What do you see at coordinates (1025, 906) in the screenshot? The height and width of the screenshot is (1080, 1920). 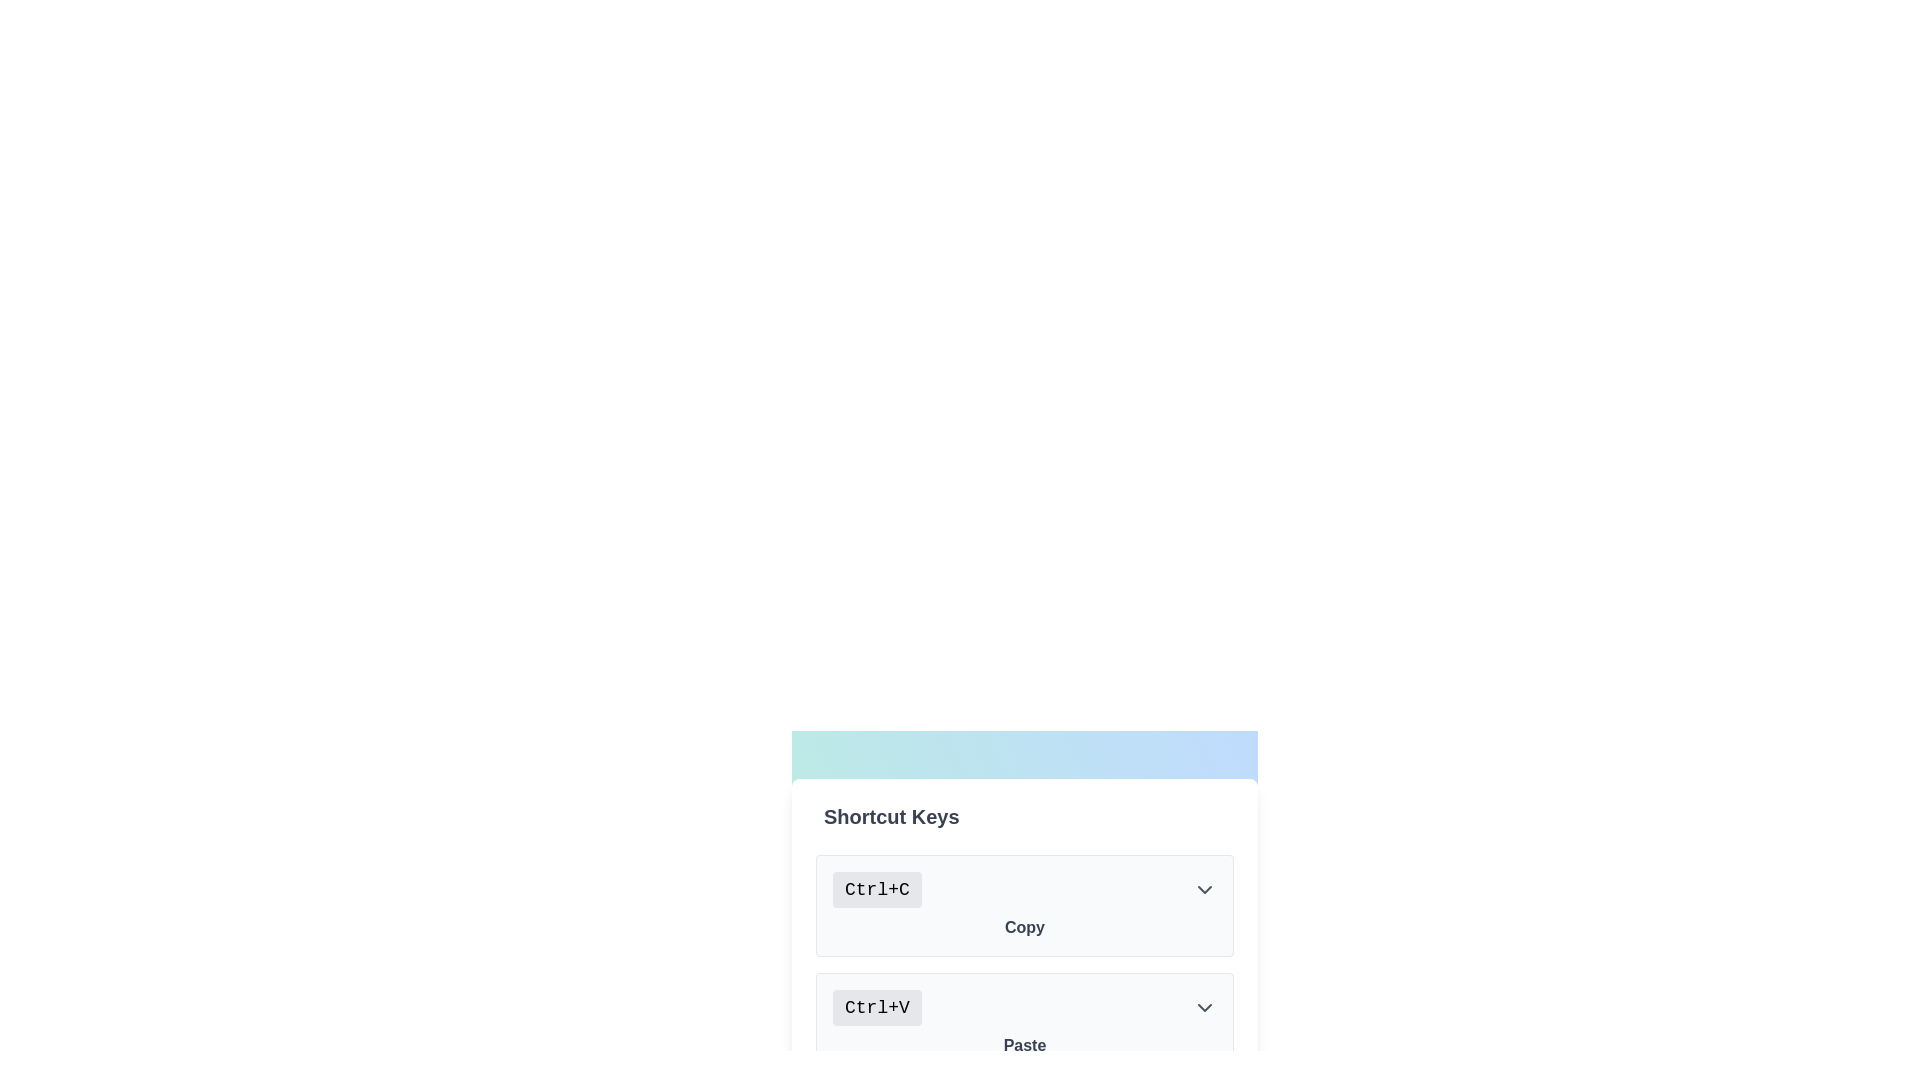 I see `the 'Copy' action component which displays the shortcut 'Ctrl+C' and a dropdown arrow to trigger related actions` at bounding box center [1025, 906].